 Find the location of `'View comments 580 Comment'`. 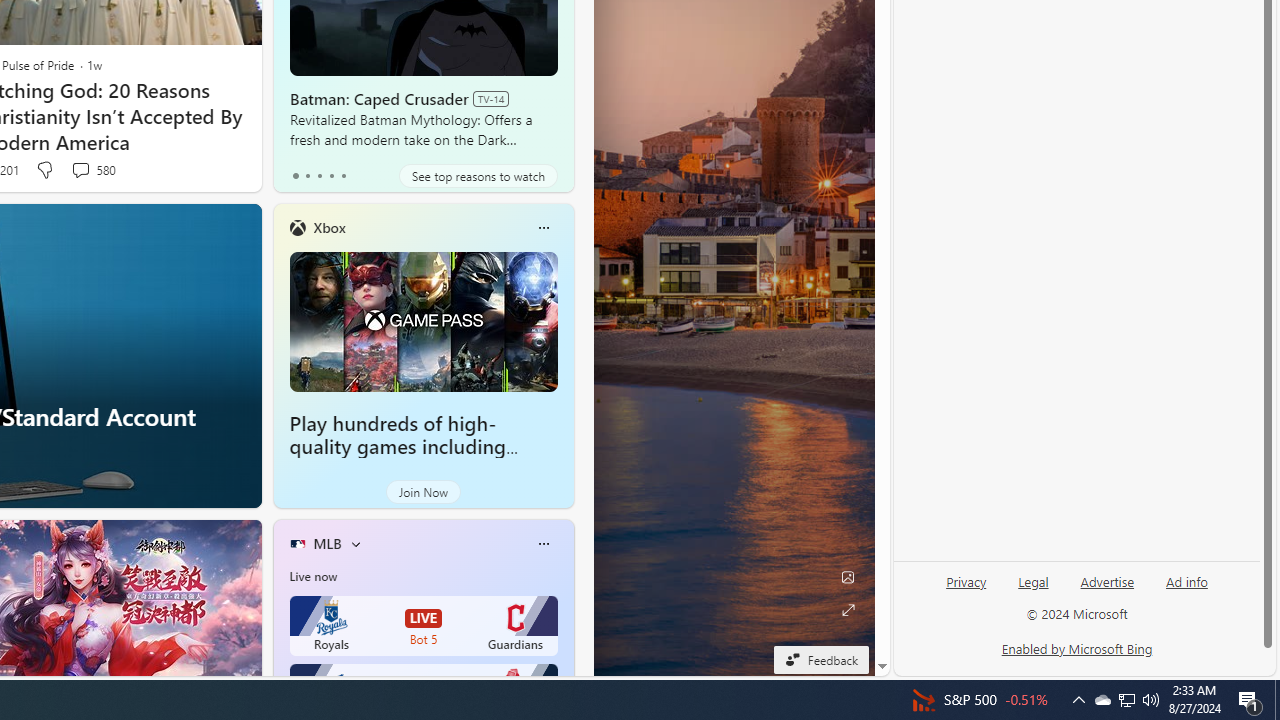

'View comments 580 Comment' is located at coordinates (91, 169).